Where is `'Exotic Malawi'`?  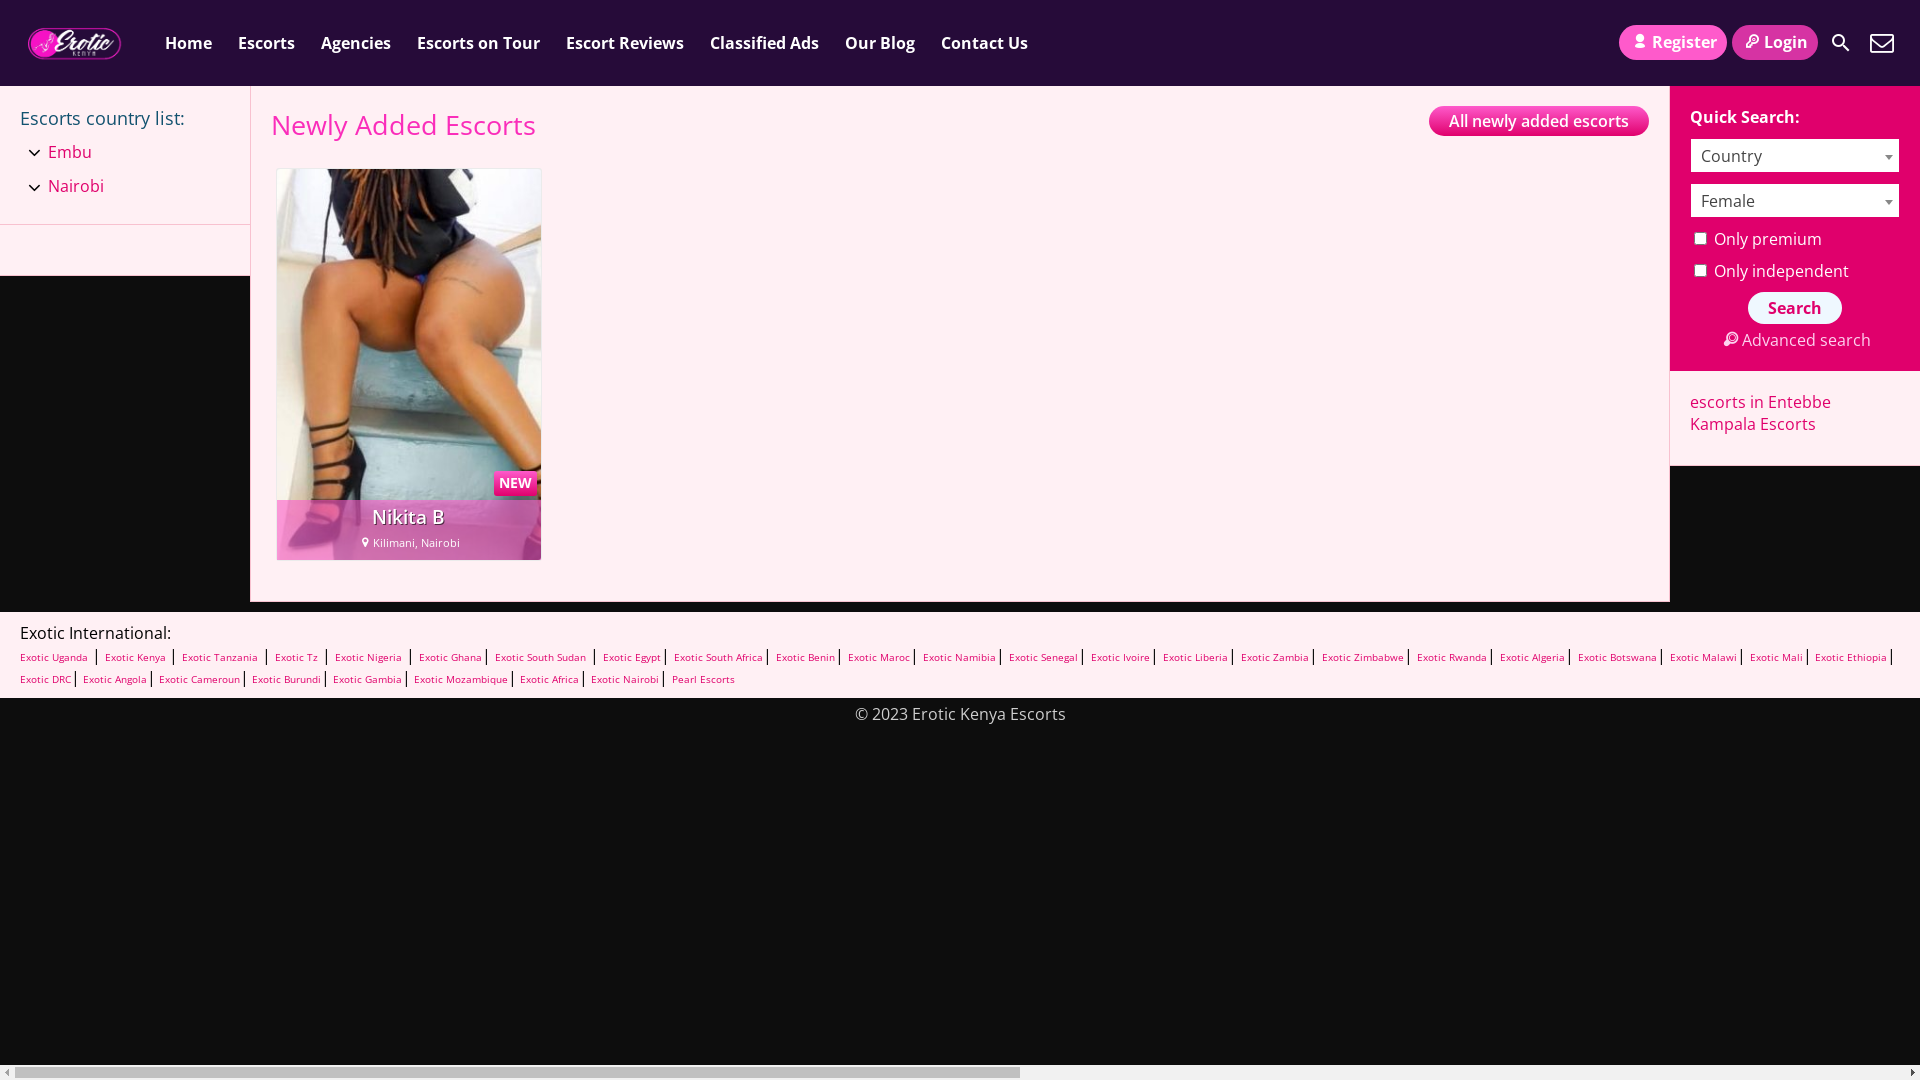 'Exotic Malawi' is located at coordinates (1702, 656).